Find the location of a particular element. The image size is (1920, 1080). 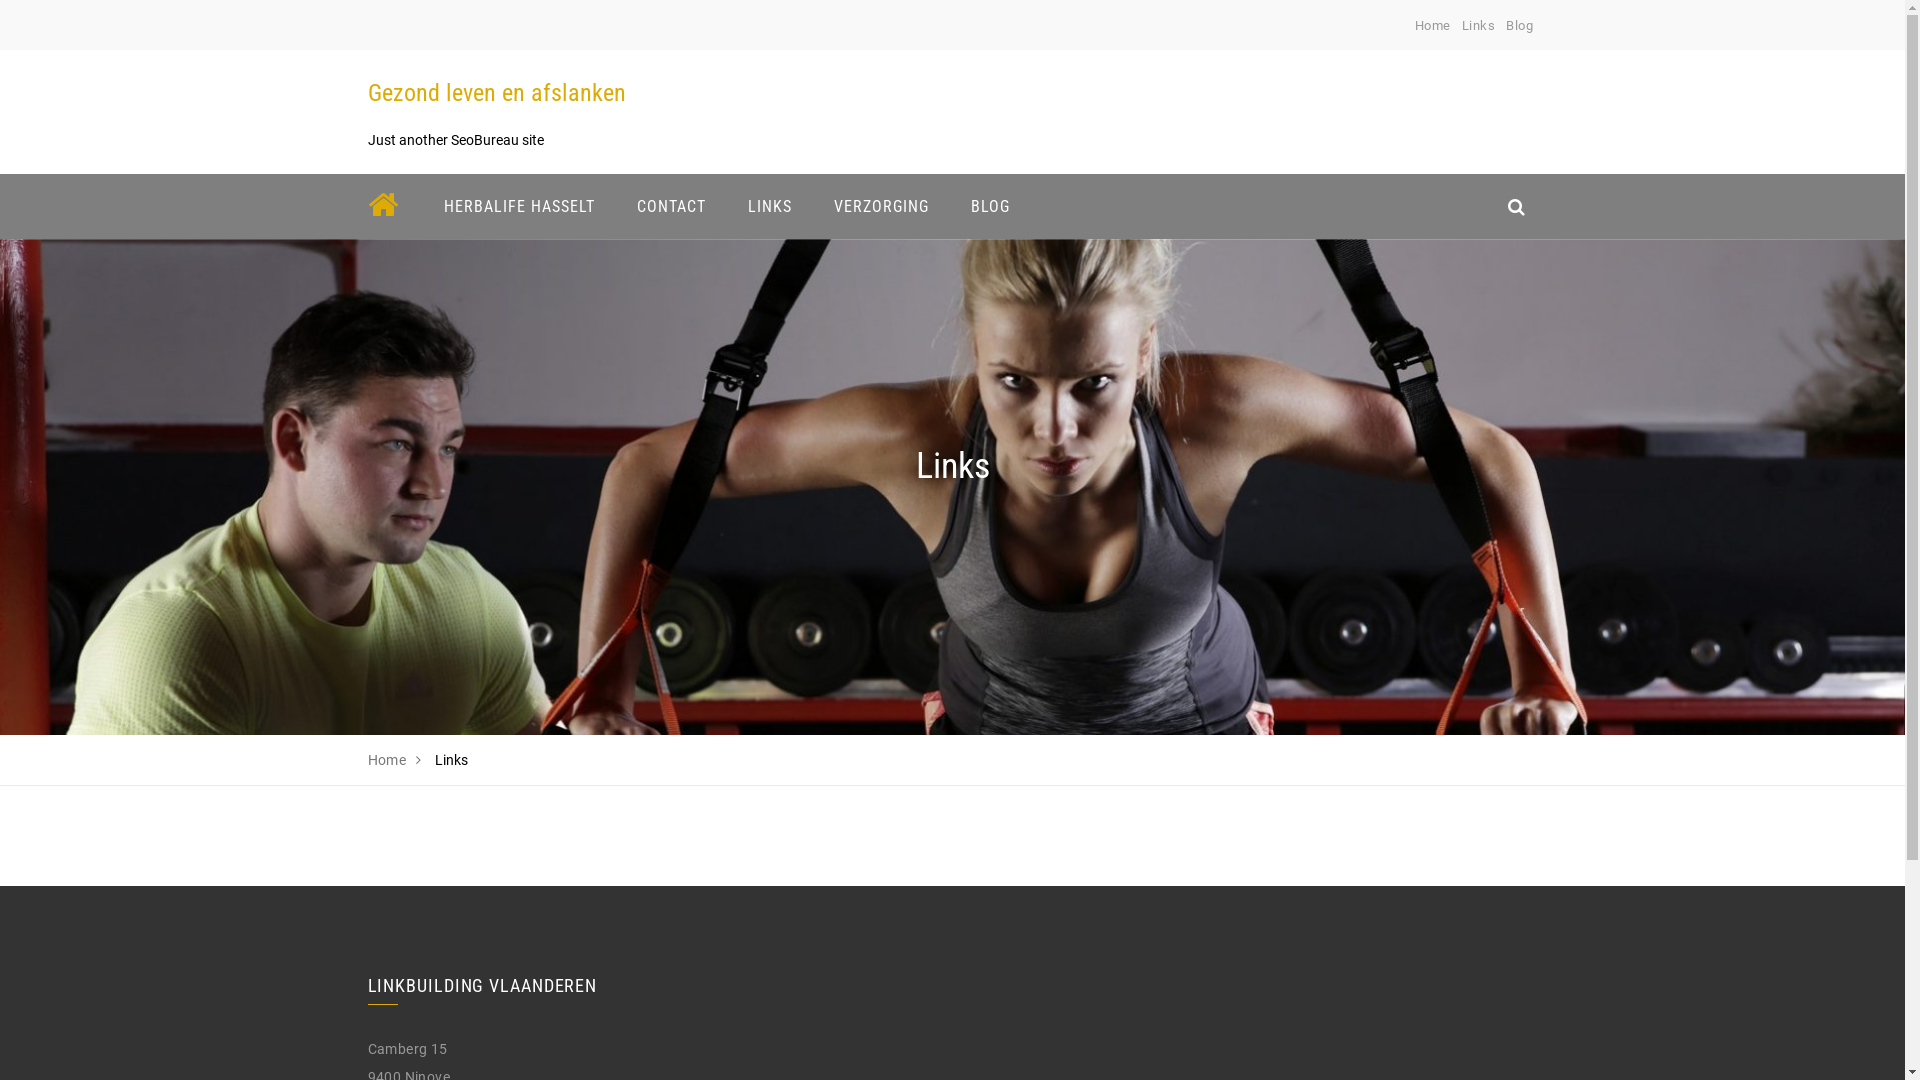

'BLOG' is located at coordinates (990, 206).